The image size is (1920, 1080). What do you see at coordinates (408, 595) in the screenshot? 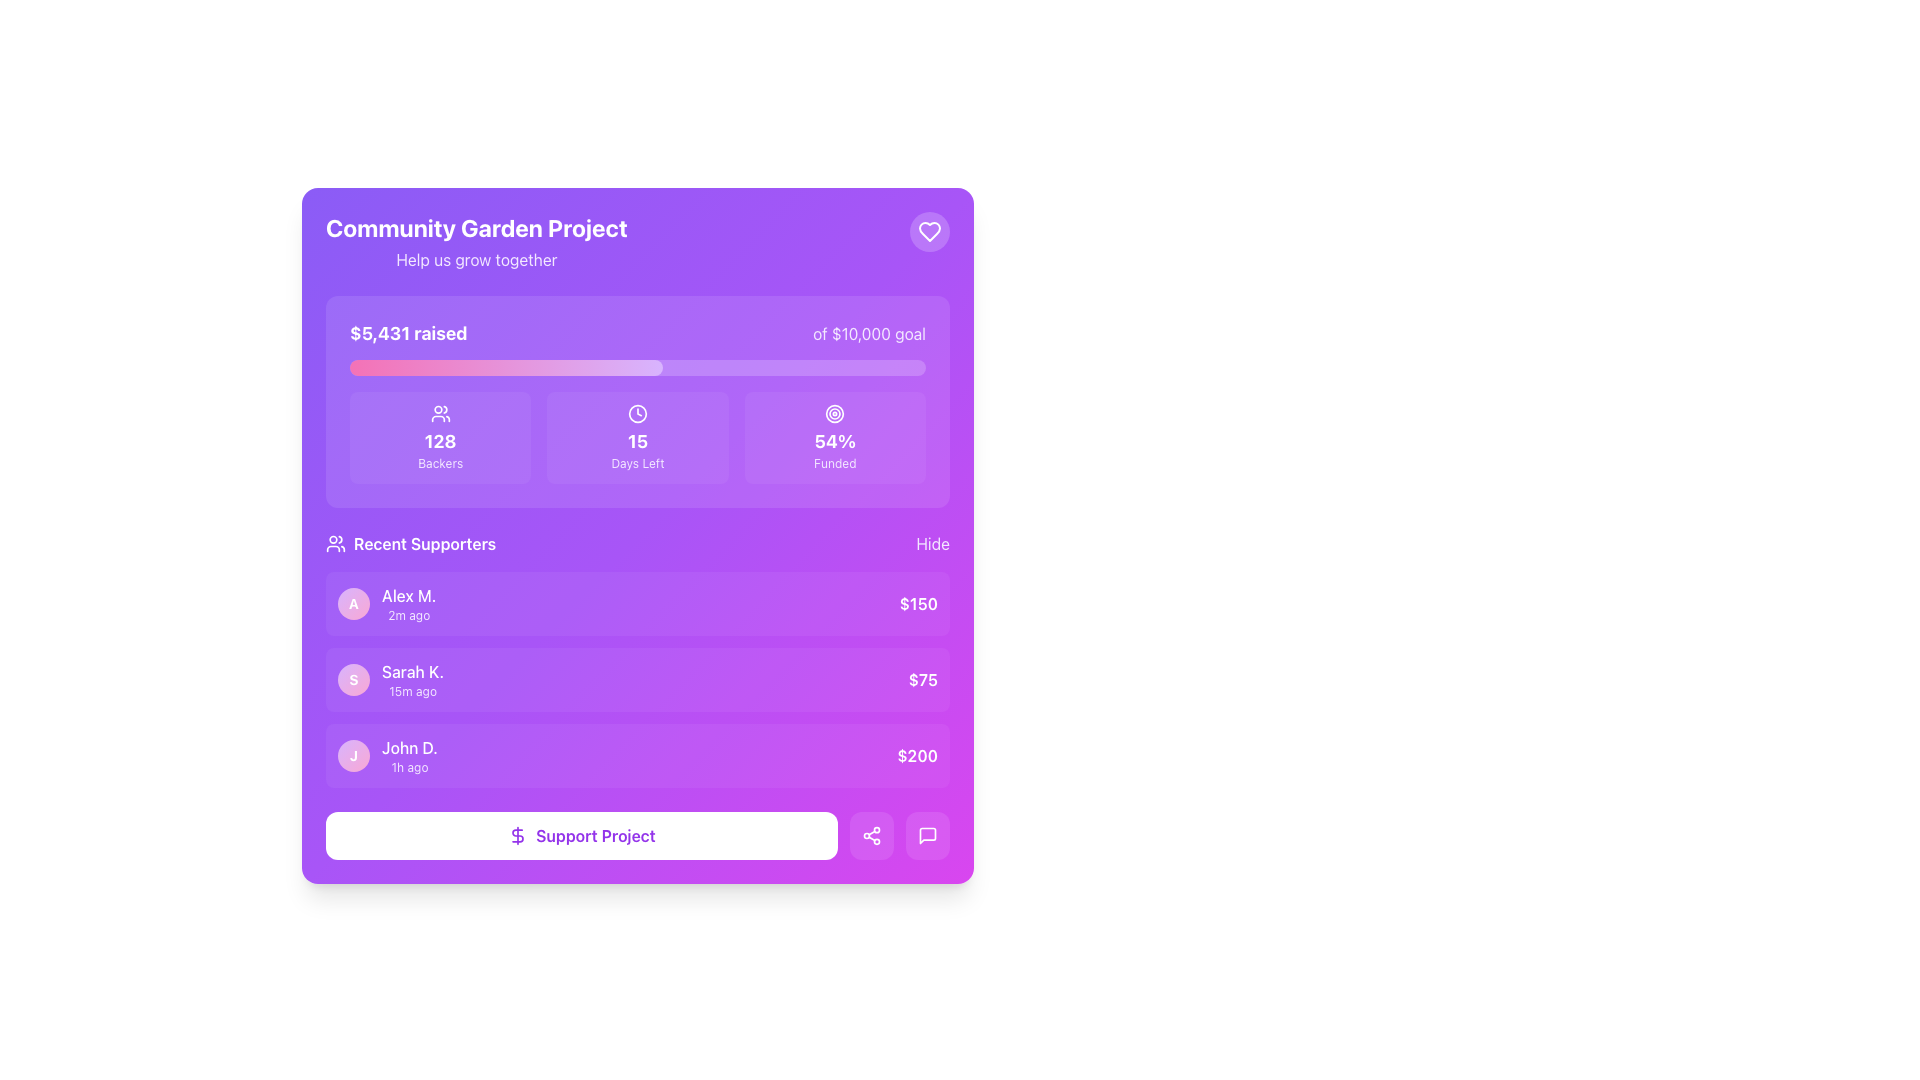
I see `text content of the label displaying 'Alex M.' in white font on a purple background, located in the 'Recent Supporters' section above the timestamp '2m ago'` at bounding box center [408, 595].